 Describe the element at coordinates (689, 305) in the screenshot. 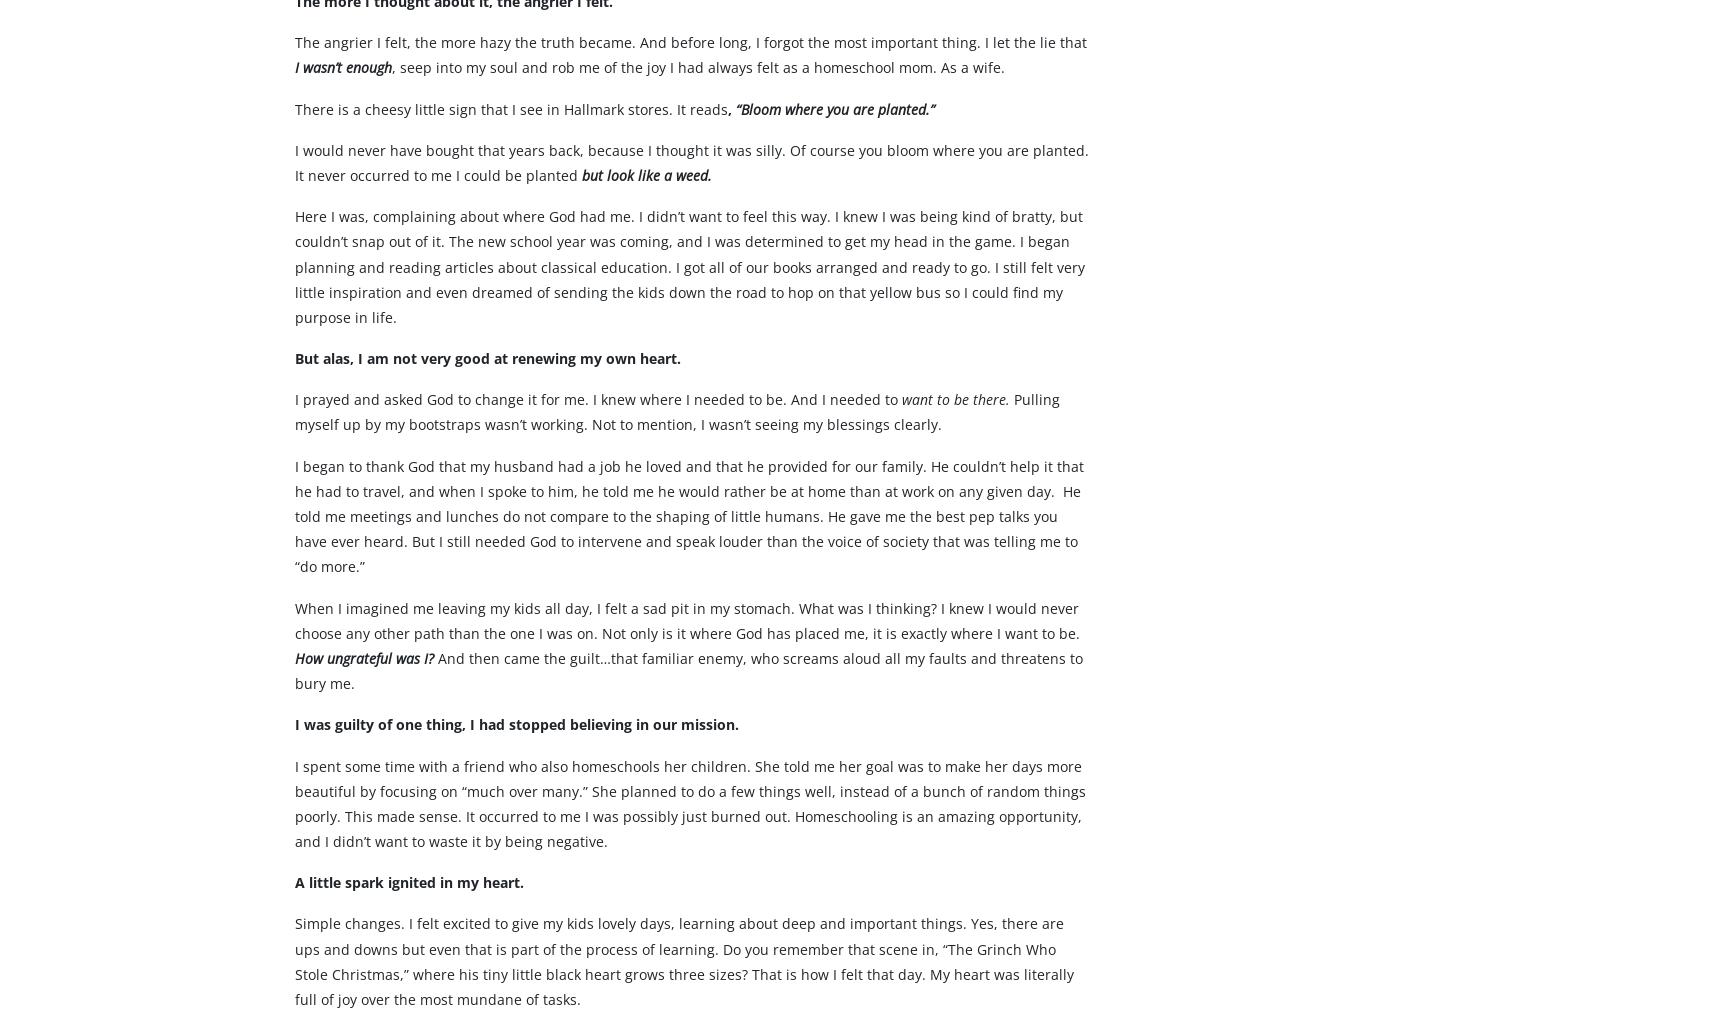

I see `'Here I was, complaining about where God had me. I didn’t want to feel this way. I knew I was being kind of bratty, but couldn’t snap out of it. The new school year was coming, and I was determined to get my head in the game. I began planning and reading articles about classical education. I got all of our books arranged and ready to go. I still felt very little inspiration and even dreamed of sending the kids down the road to hop on that yellow bus so I could find my purpose in life.'` at that location.